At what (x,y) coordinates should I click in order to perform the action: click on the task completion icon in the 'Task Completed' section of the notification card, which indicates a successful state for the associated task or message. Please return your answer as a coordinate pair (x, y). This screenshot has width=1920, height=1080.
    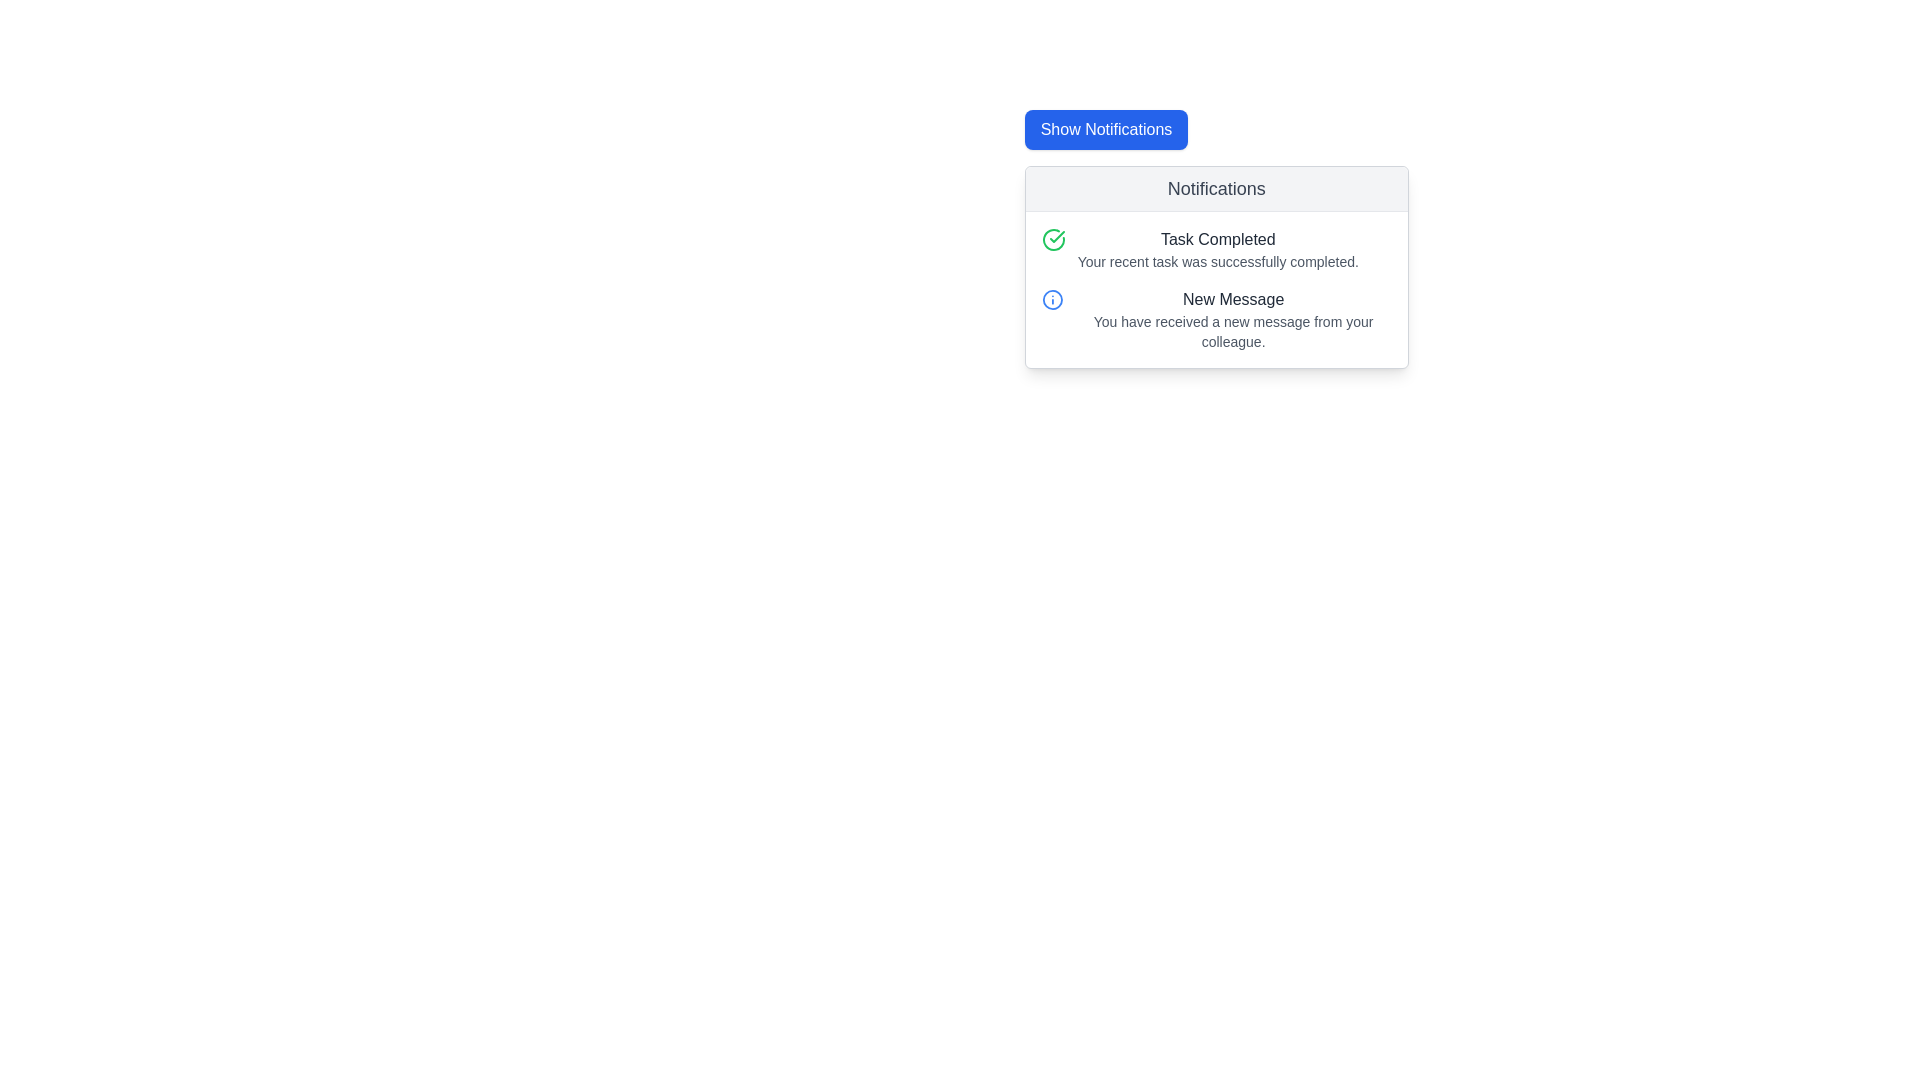
    Looking at the image, I should click on (1052, 238).